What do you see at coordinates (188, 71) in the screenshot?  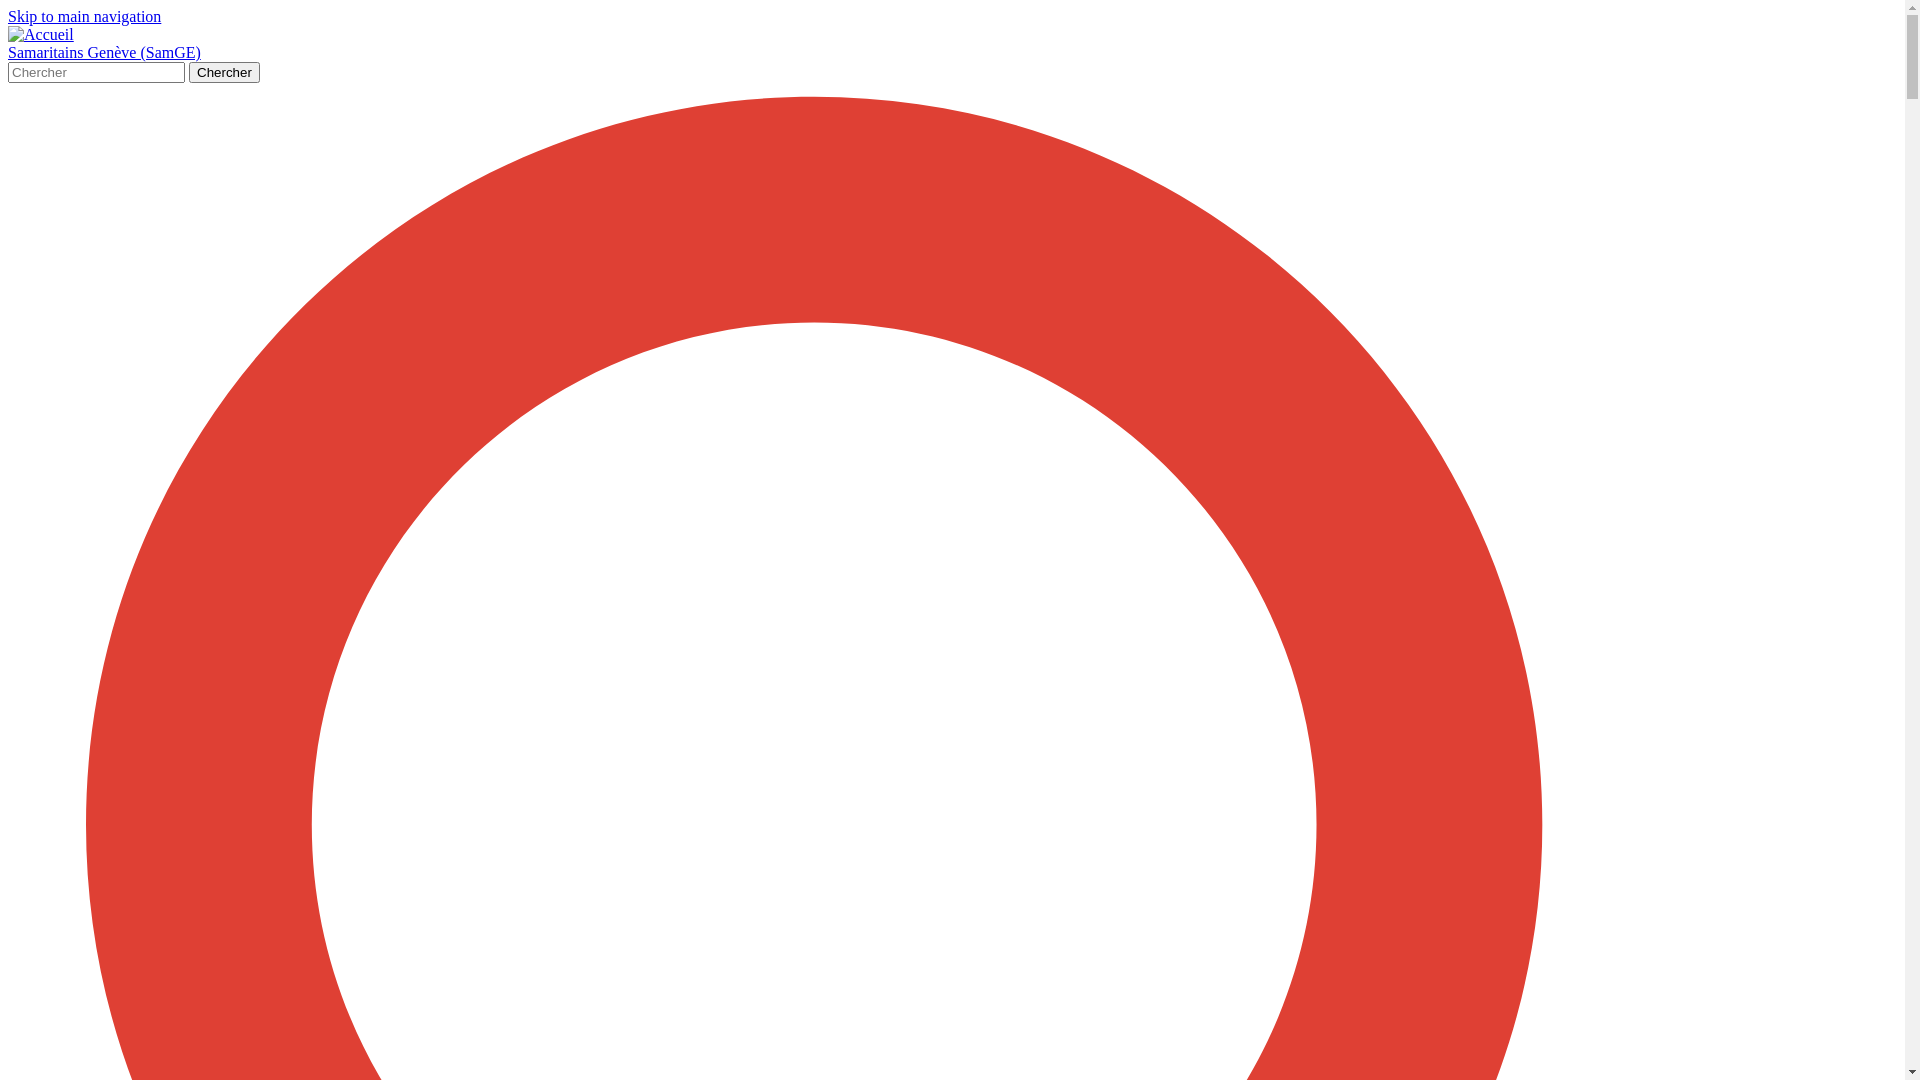 I see `'Chercher'` at bounding box center [188, 71].